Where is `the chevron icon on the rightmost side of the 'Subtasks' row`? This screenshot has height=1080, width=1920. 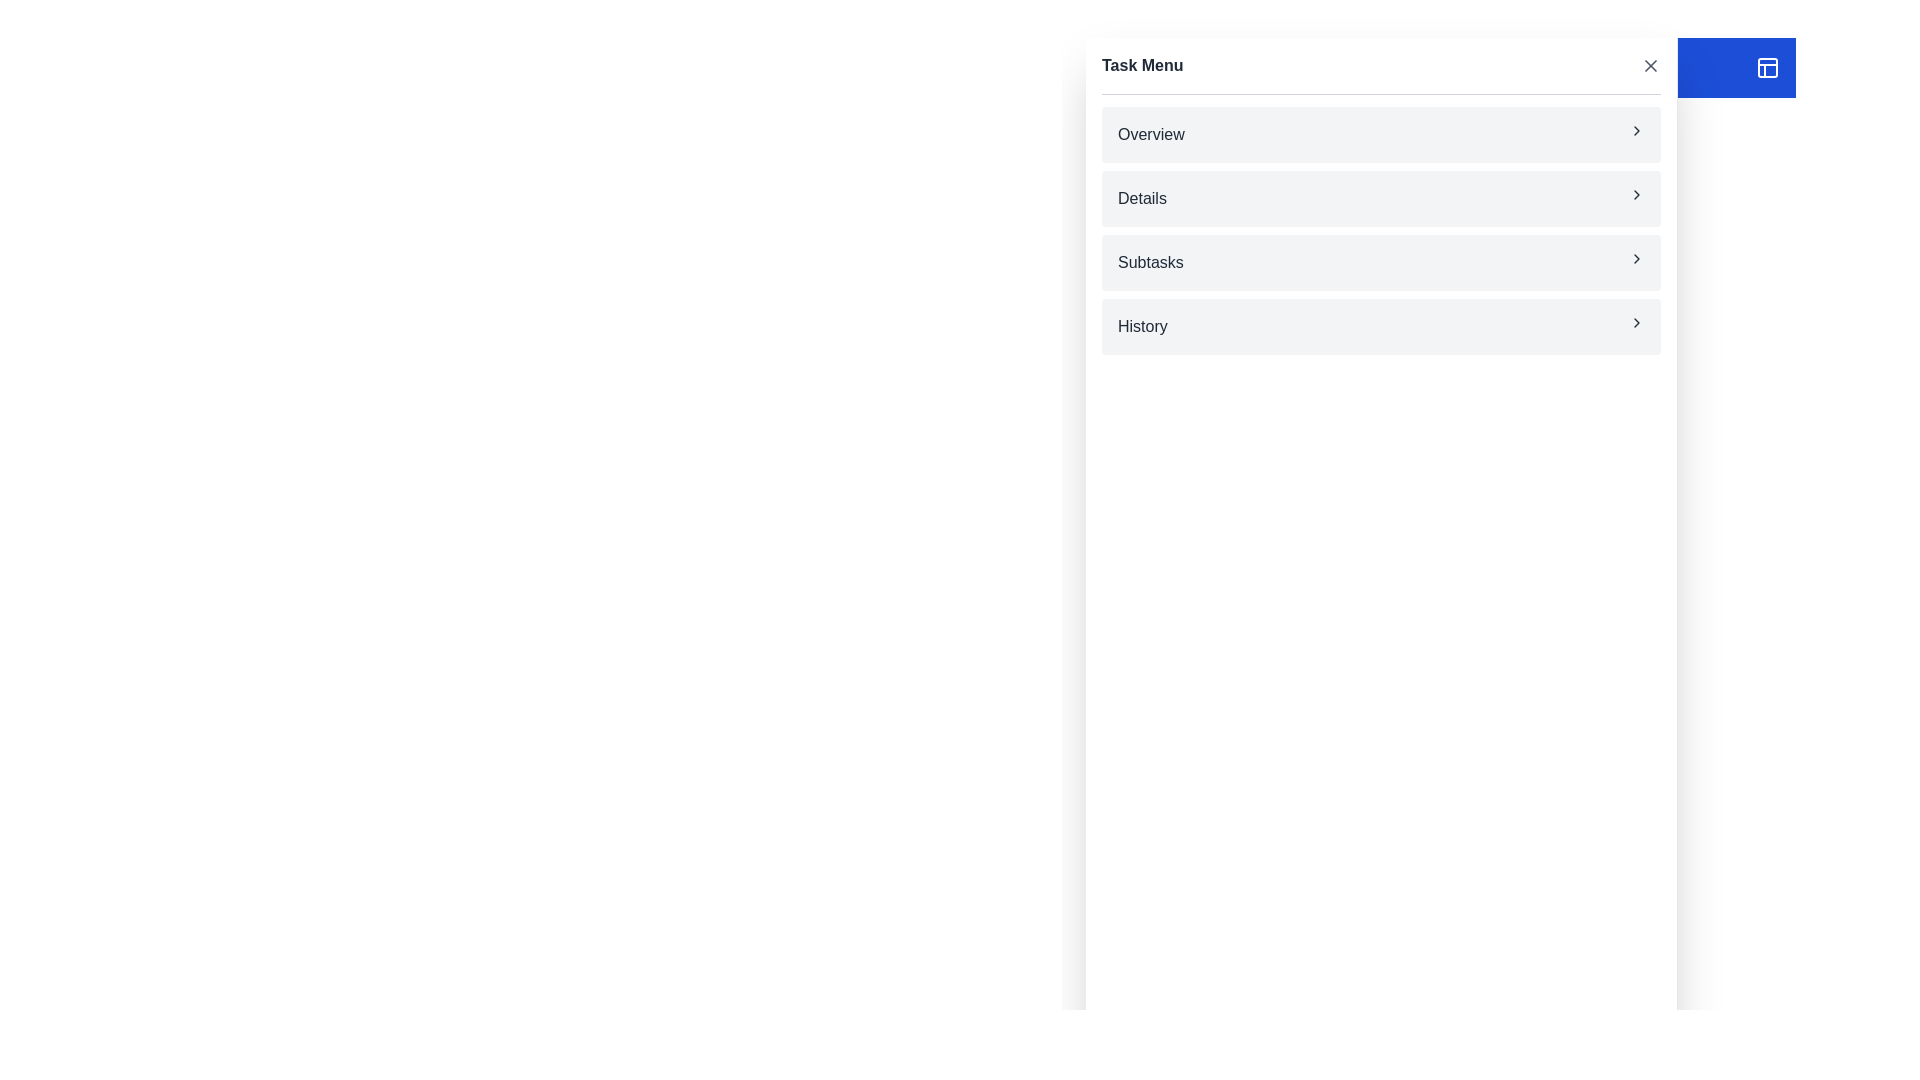 the chevron icon on the rightmost side of the 'Subtasks' row is located at coordinates (1636, 257).